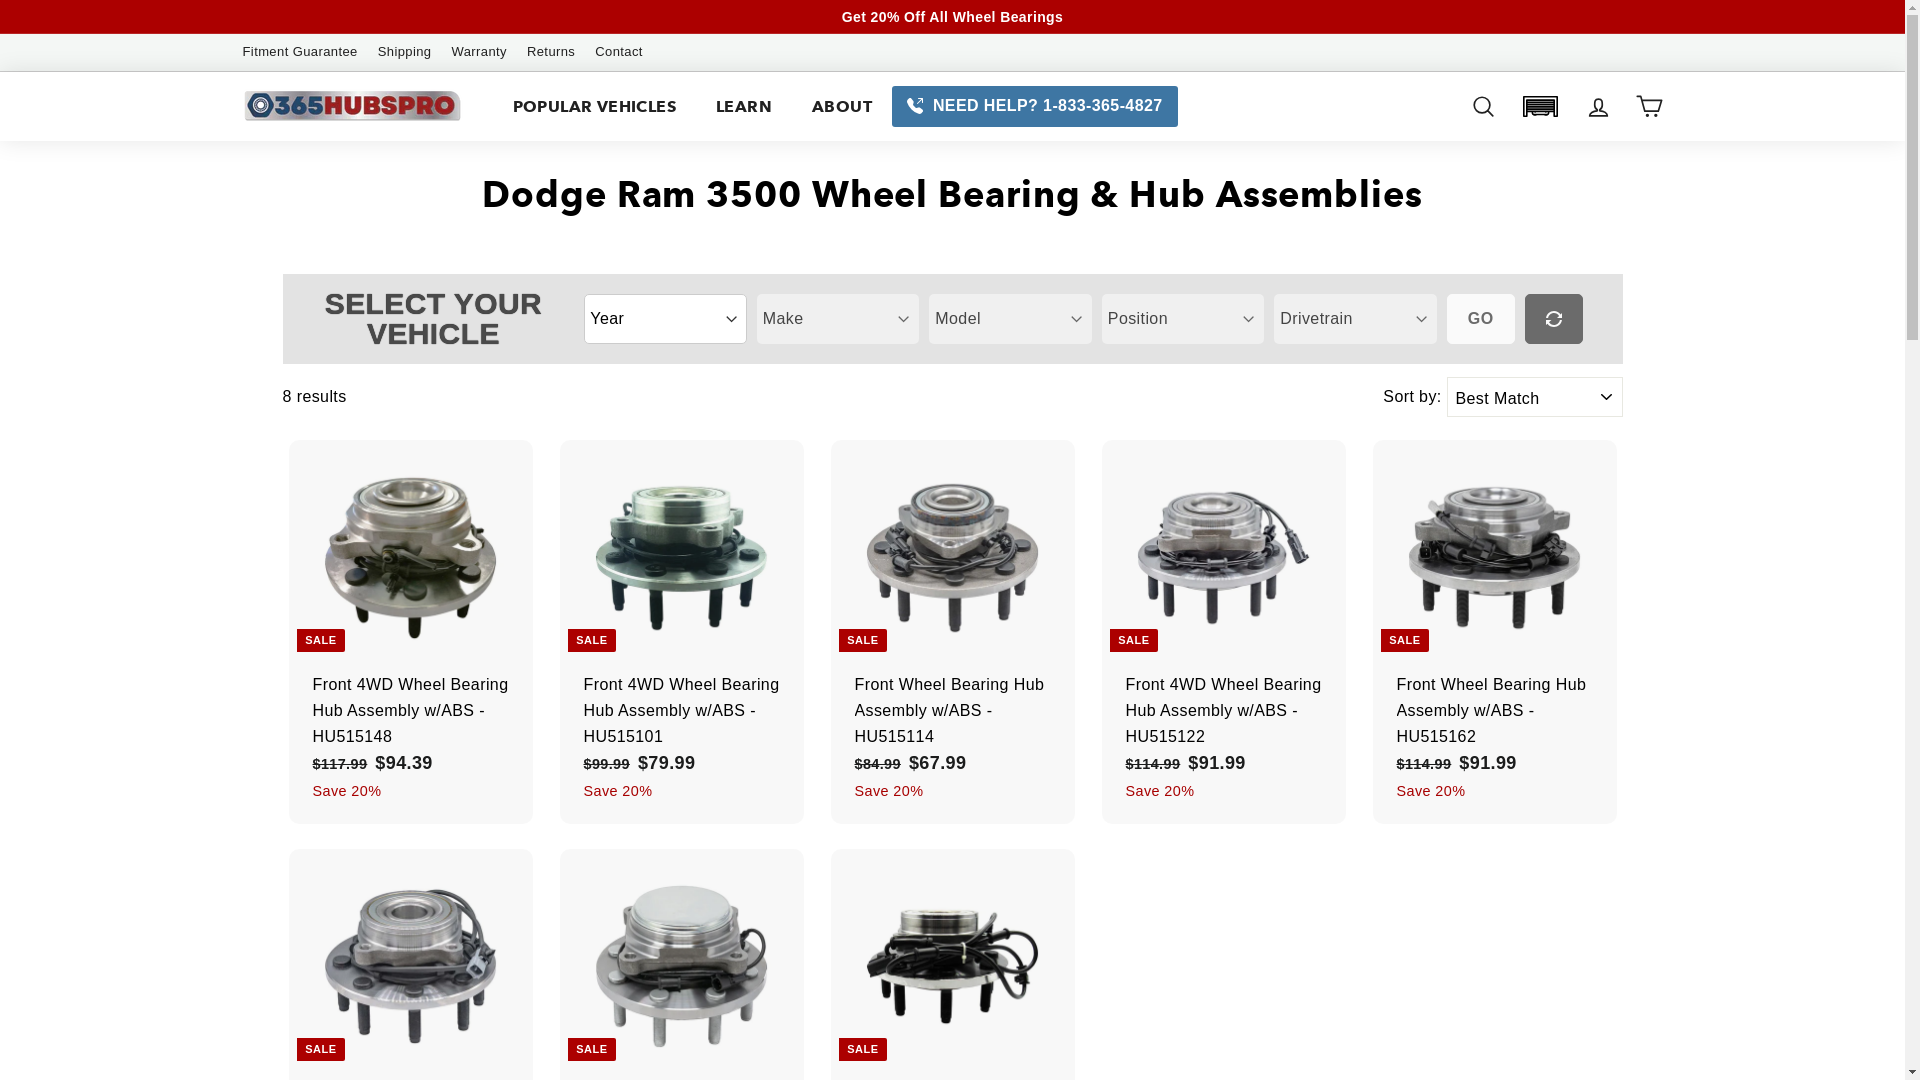 This screenshot has width=1920, height=1080. What do you see at coordinates (1539, 106) in the screenshot?
I see `'Garage: 0 item(s)'` at bounding box center [1539, 106].